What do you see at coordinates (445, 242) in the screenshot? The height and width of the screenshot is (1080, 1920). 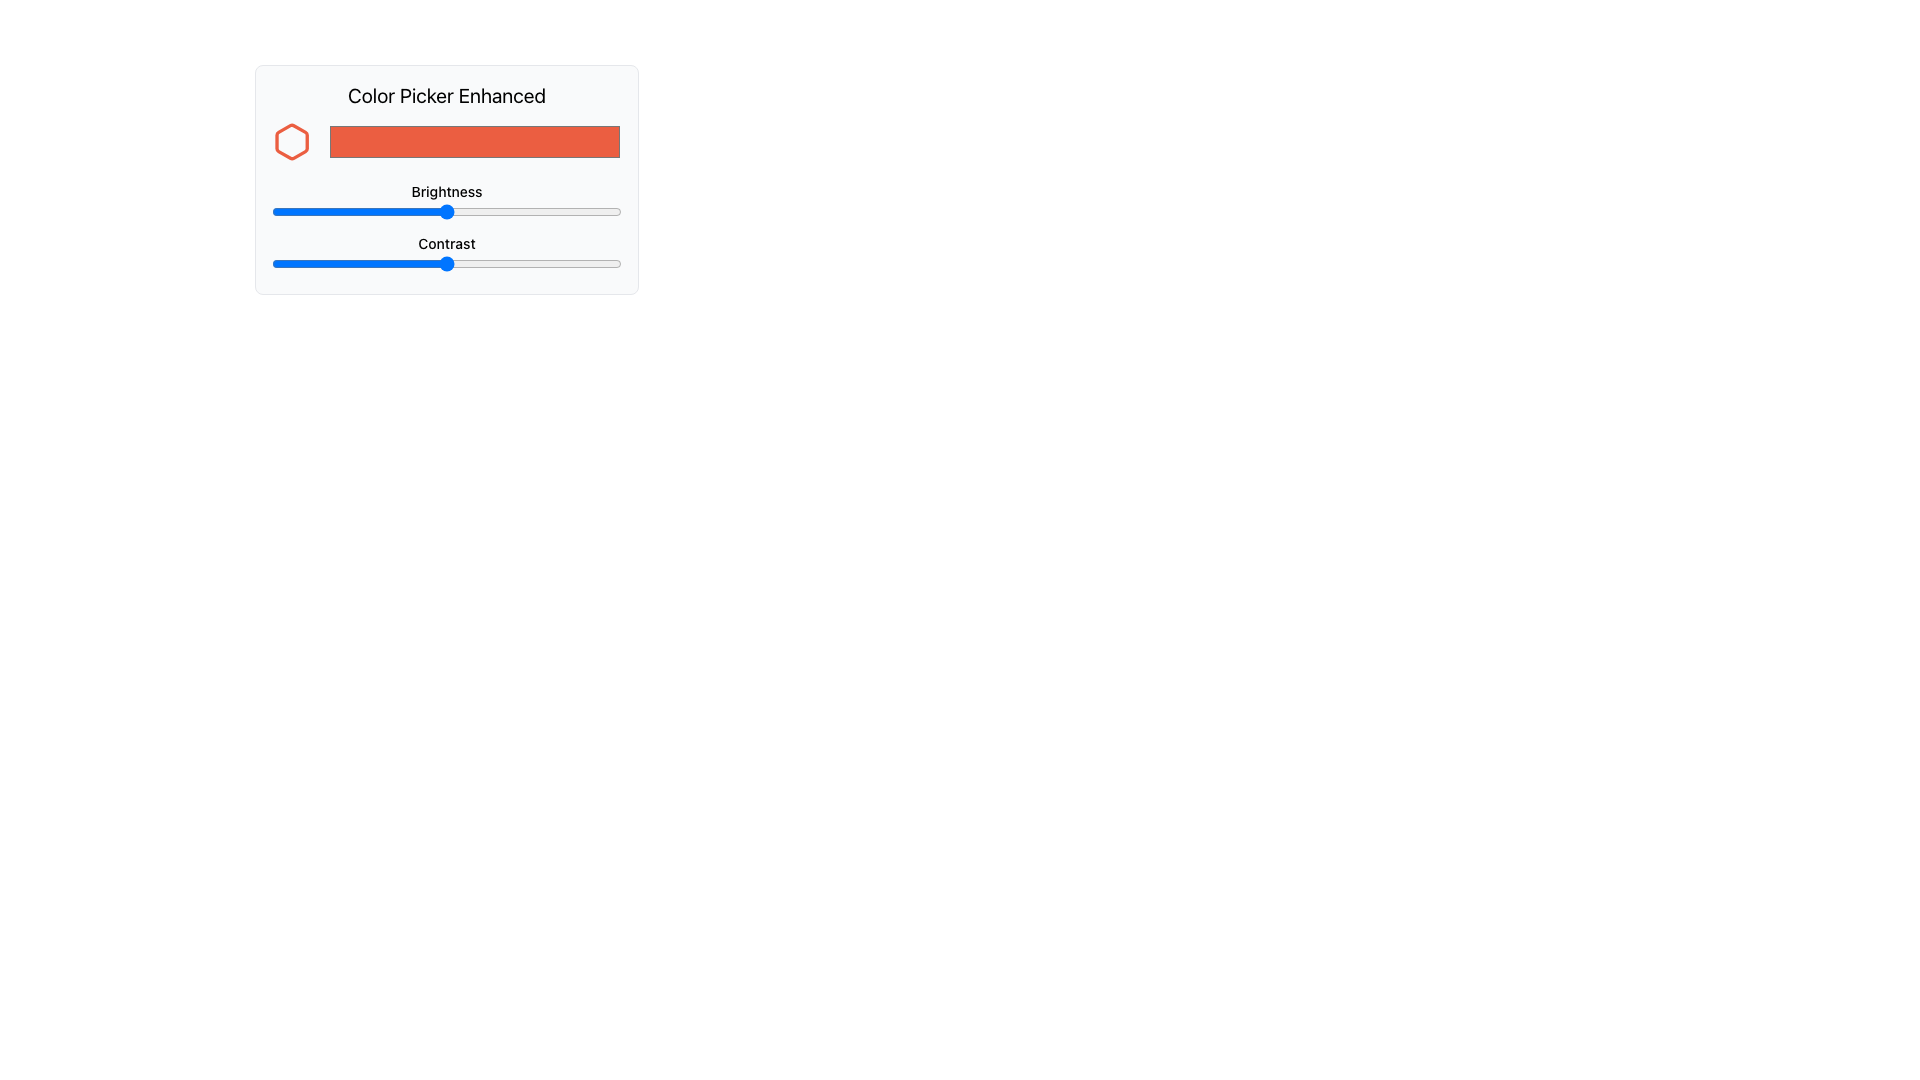 I see `the 'Contrast' label, which is displayed in black font with medium-weight styling, to check if any tooltip appears` at bounding box center [445, 242].